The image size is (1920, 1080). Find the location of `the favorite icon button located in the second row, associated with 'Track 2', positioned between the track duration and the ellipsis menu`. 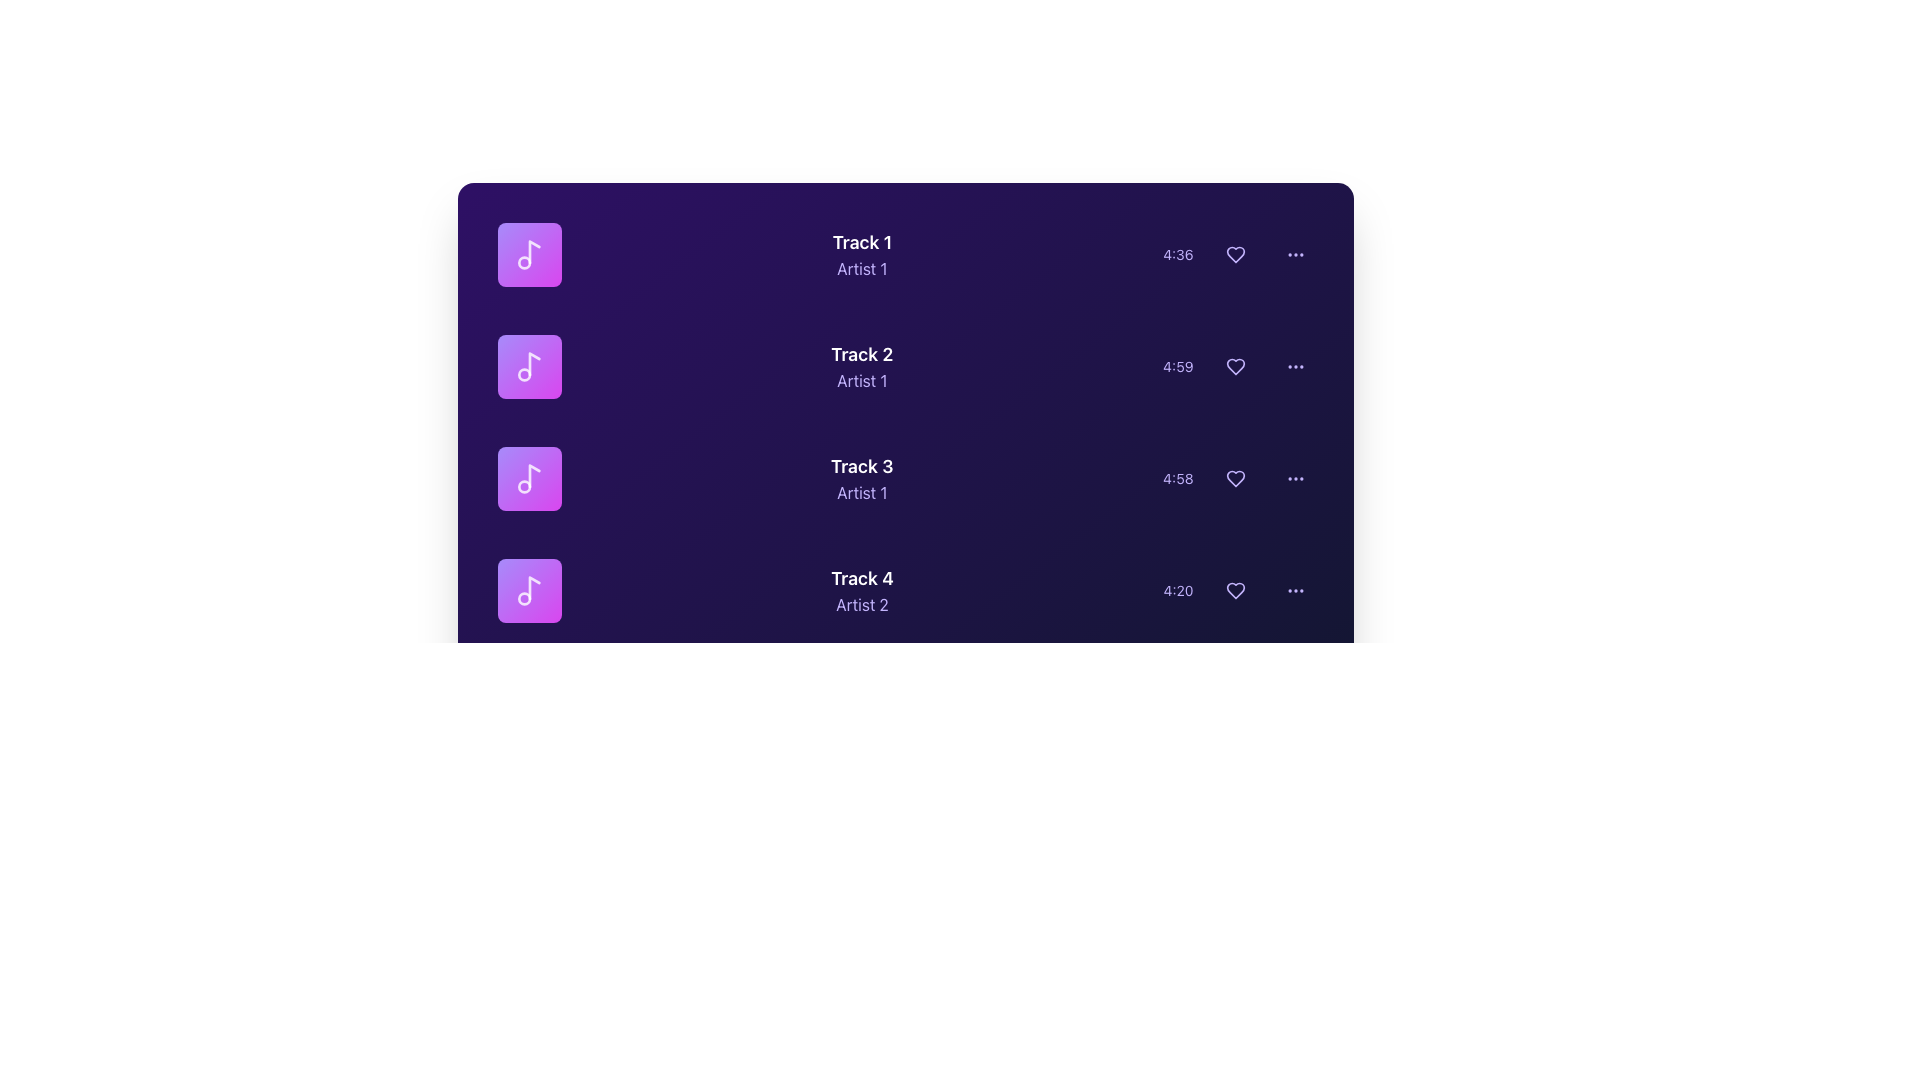

the favorite icon button located in the second row, associated with 'Track 2', positioned between the track duration and the ellipsis menu is located at coordinates (1234, 366).